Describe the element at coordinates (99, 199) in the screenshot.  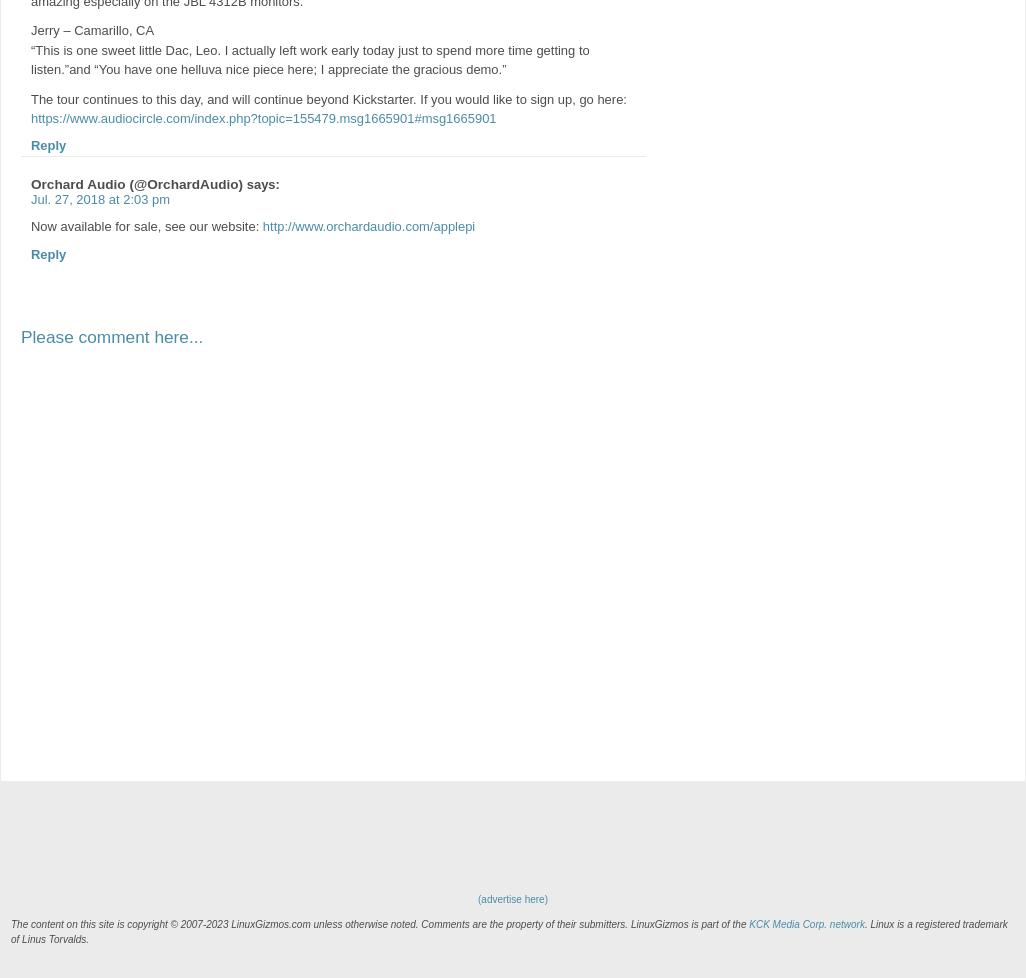
I see `'Jul. 27, 2018 at 2:03 pm'` at that location.